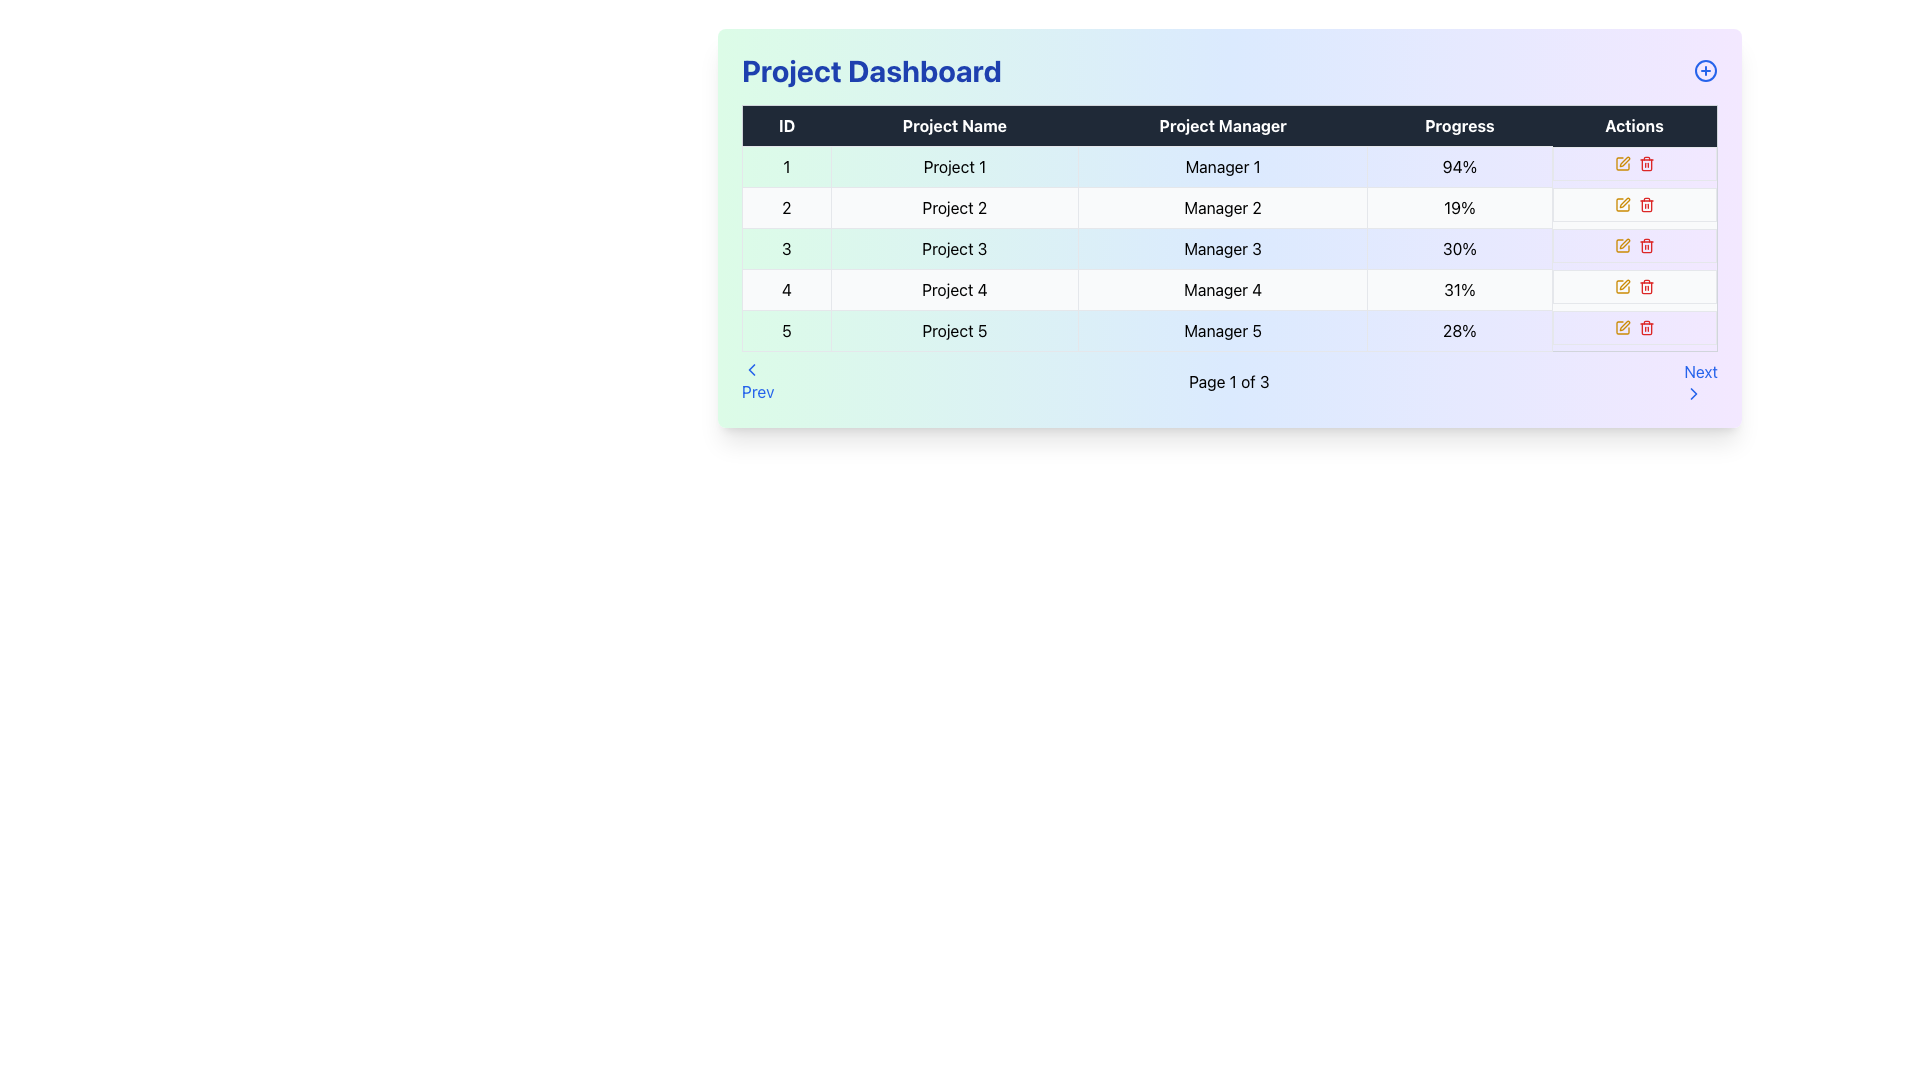 Image resolution: width=1920 pixels, height=1080 pixels. Describe the element at coordinates (1222, 330) in the screenshot. I see `the Text Display Cell that shows the manager assigned to 'Project 5', located in the 'Project Manager' column and the 5th row of the table` at that location.